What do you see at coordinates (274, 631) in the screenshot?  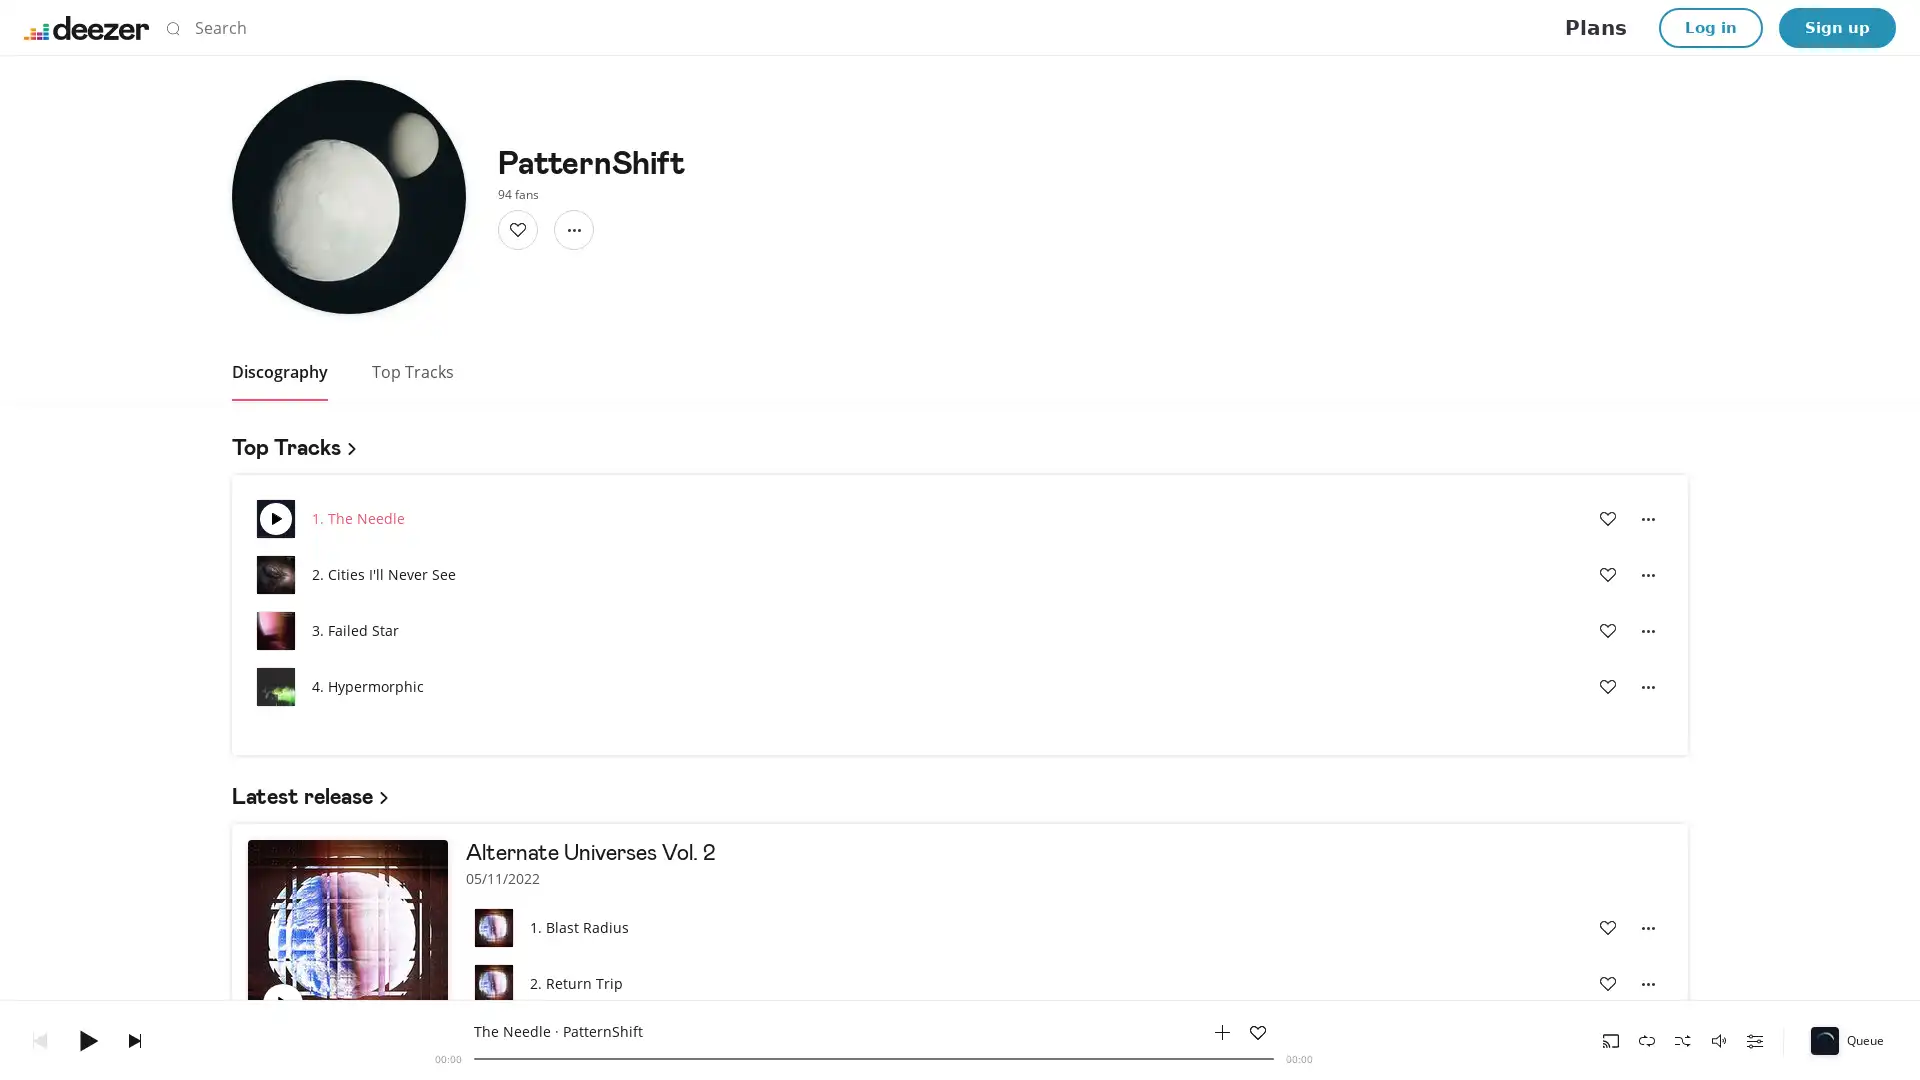 I see `Play Failed Star by PatternShift` at bounding box center [274, 631].